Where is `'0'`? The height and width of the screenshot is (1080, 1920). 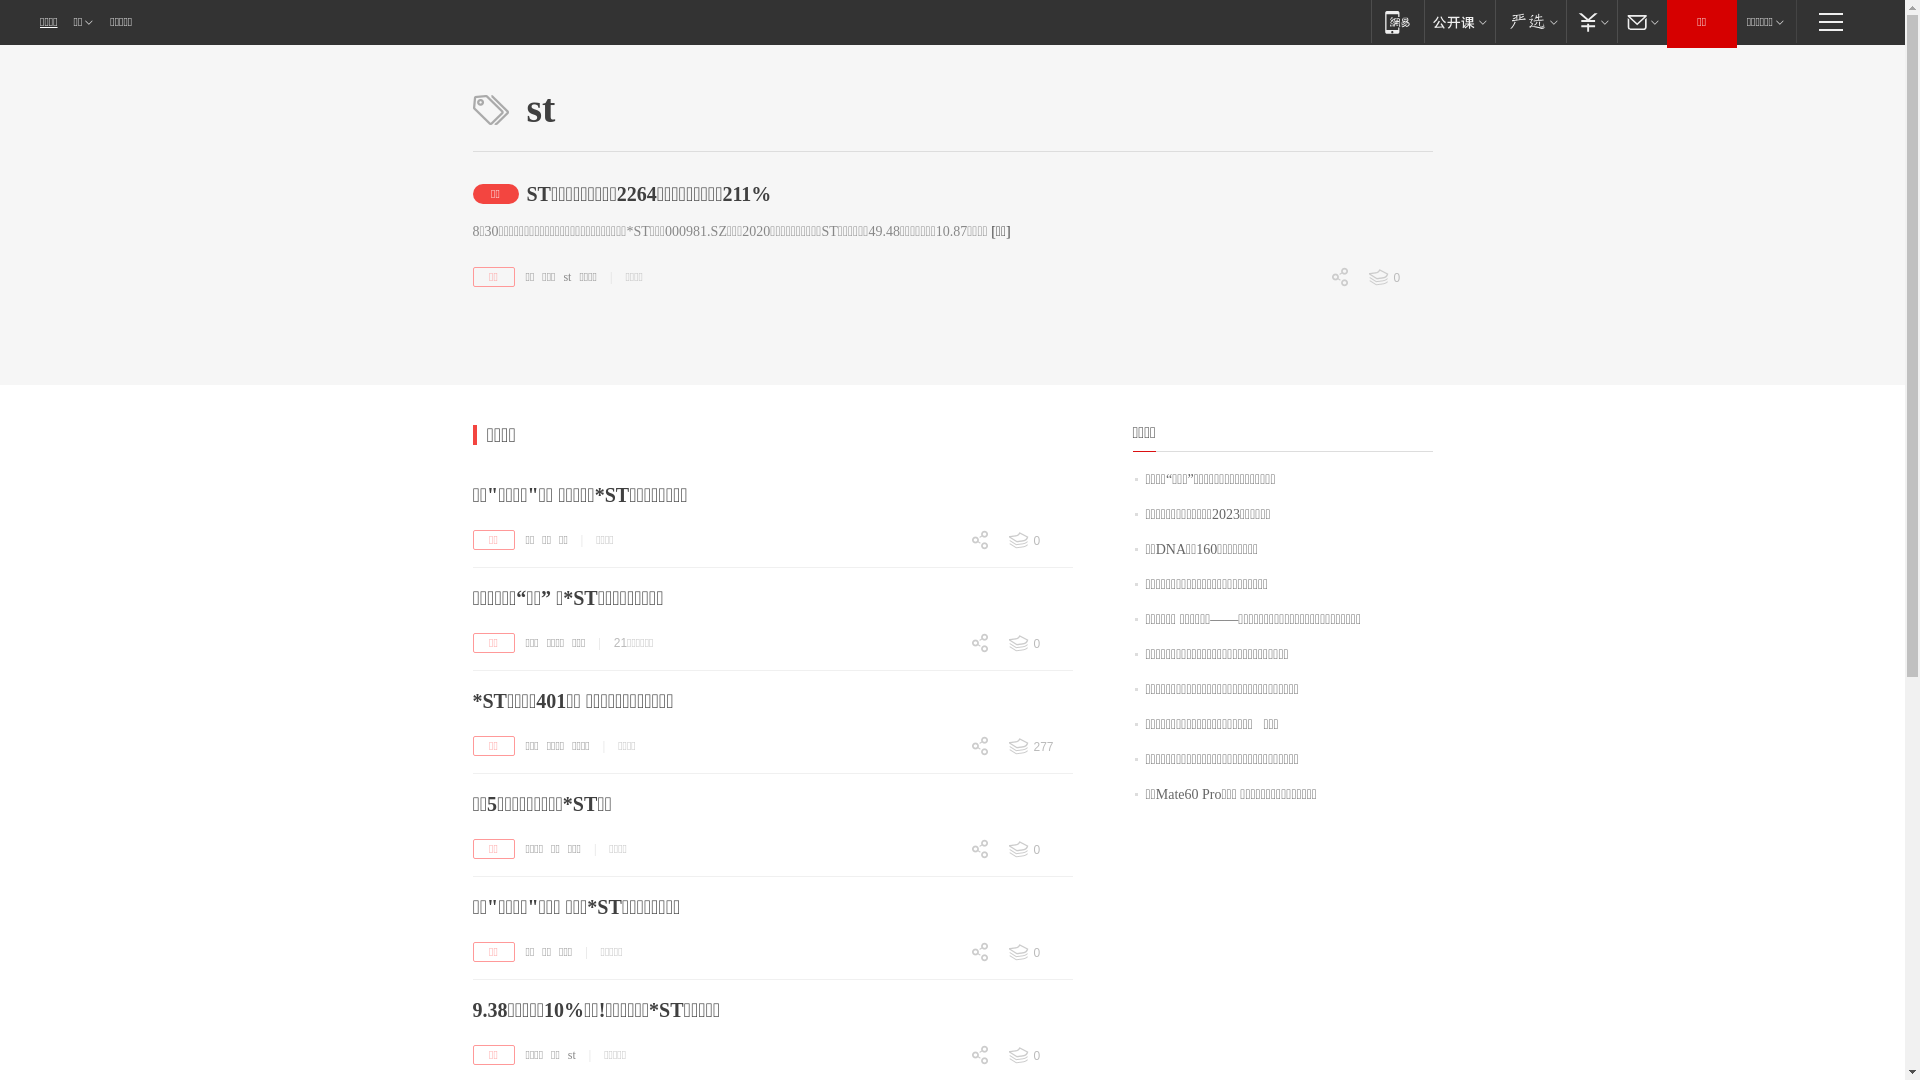
'0' is located at coordinates (939, 782).